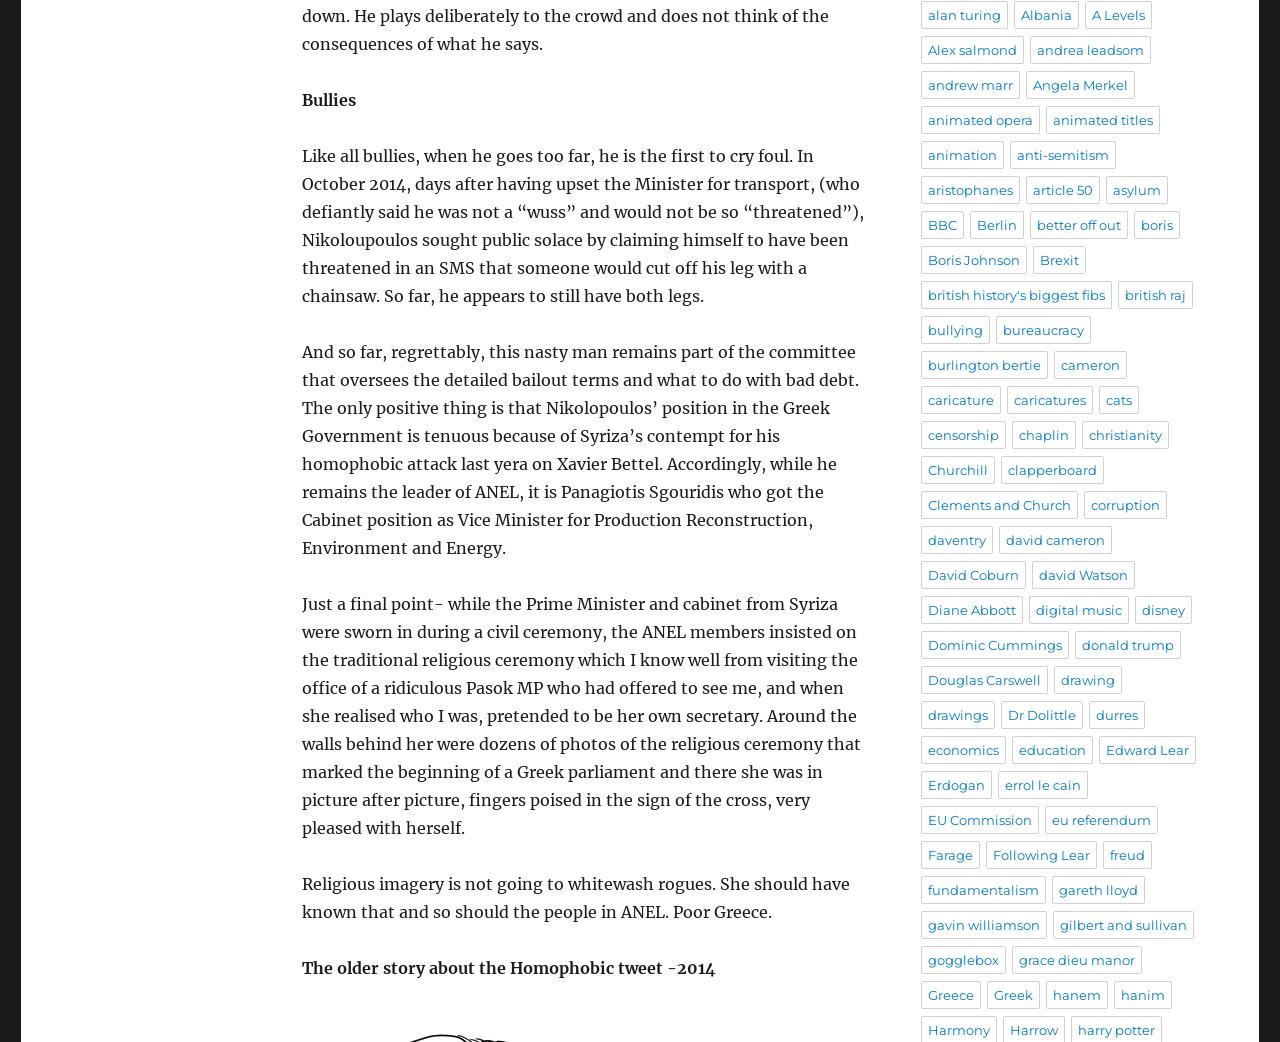 Image resolution: width=1280 pixels, height=1042 pixels. What do you see at coordinates (1042, 435) in the screenshot?
I see `'chaplin'` at bounding box center [1042, 435].